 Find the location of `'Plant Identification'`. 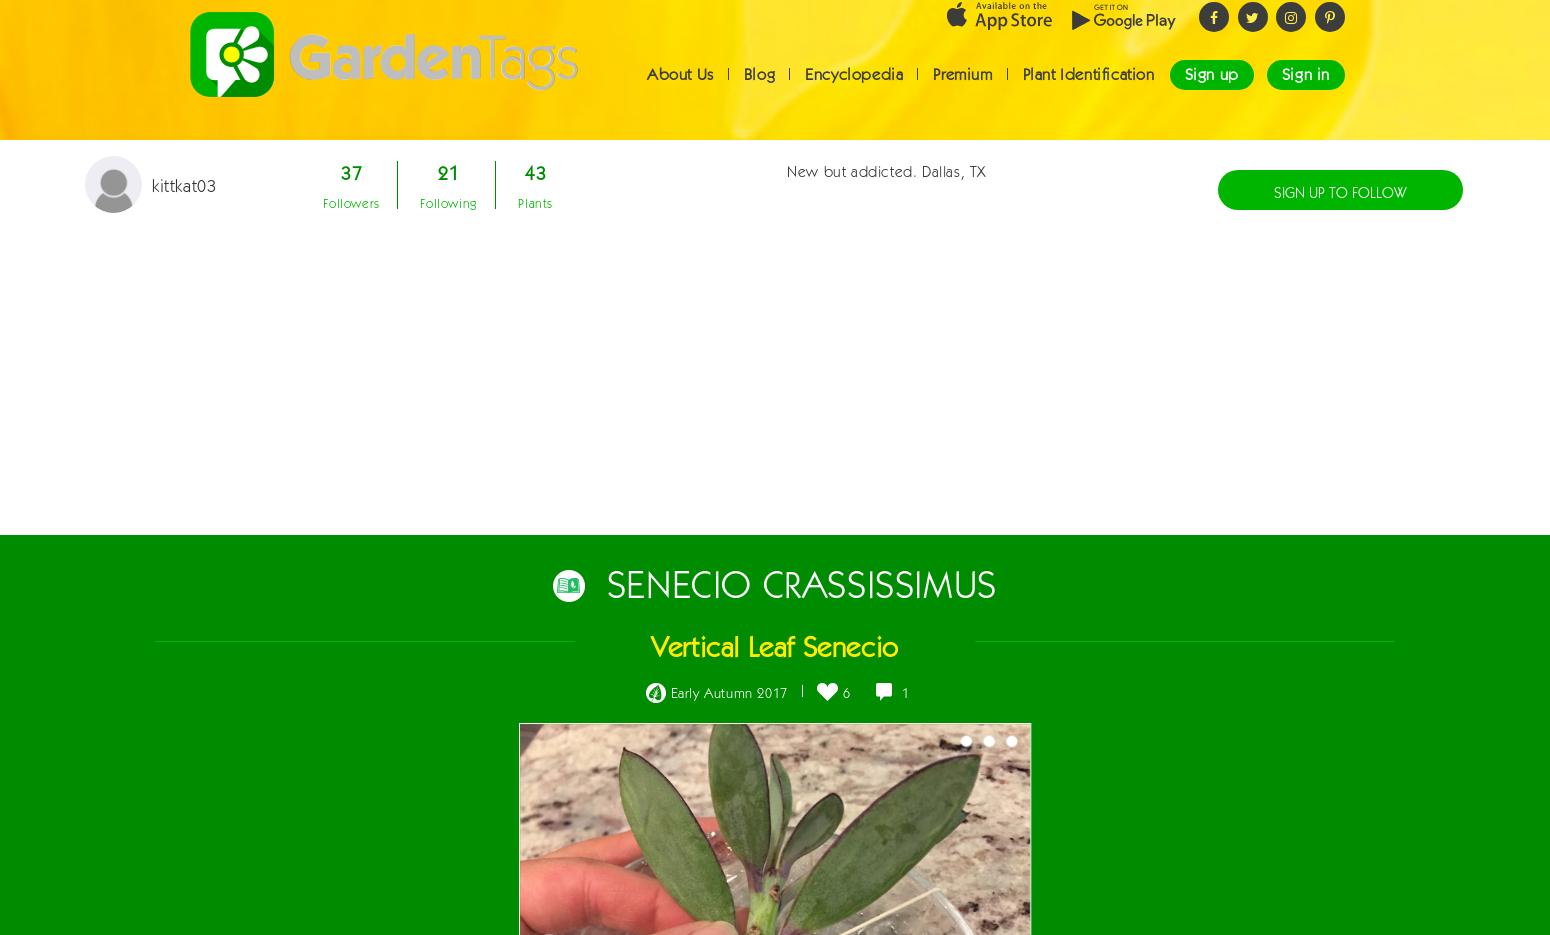

'Plant Identification' is located at coordinates (1086, 91).